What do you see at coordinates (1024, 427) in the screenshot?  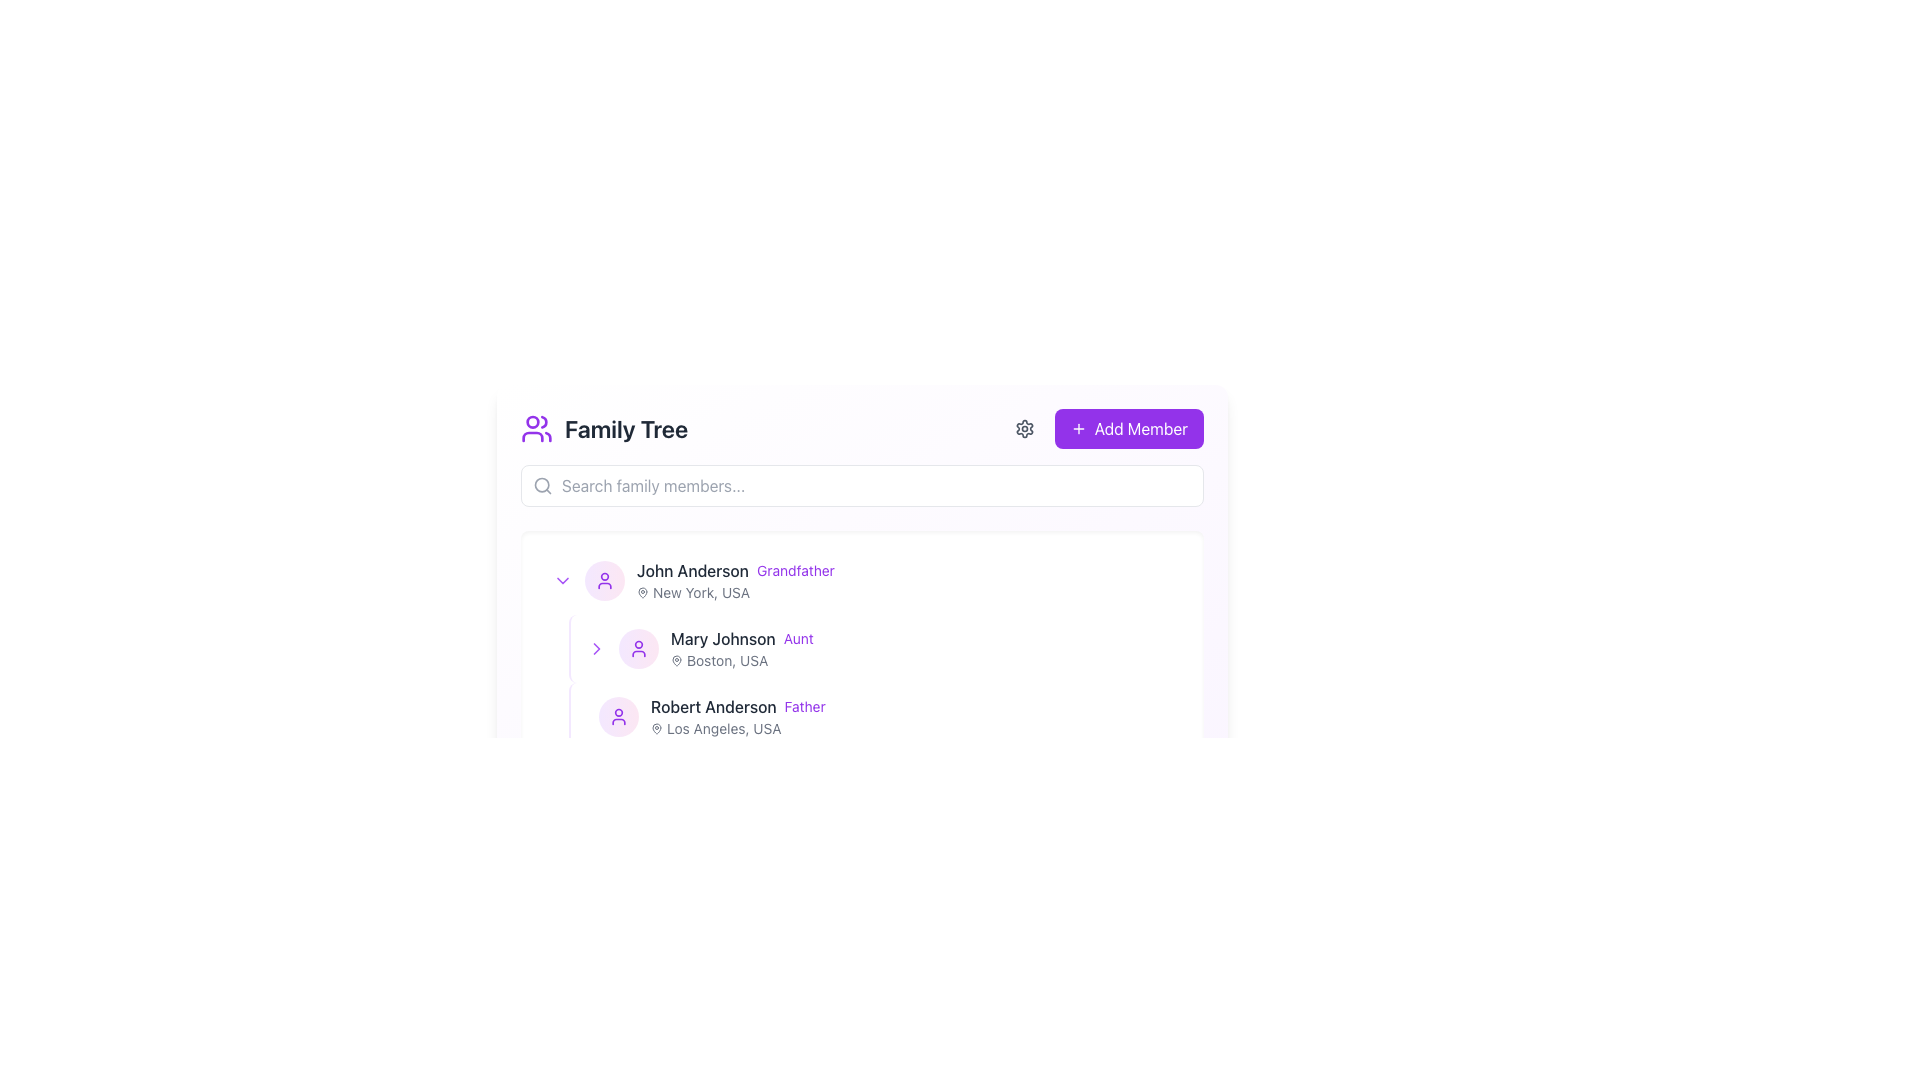 I see `the circular settings icon, which is styled with a gear-like contour and located to the immediate left of the 'Add Member' button at the top-right corner of the layout, to trigger a tooltip or visual feedback` at bounding box center [1024, 427].